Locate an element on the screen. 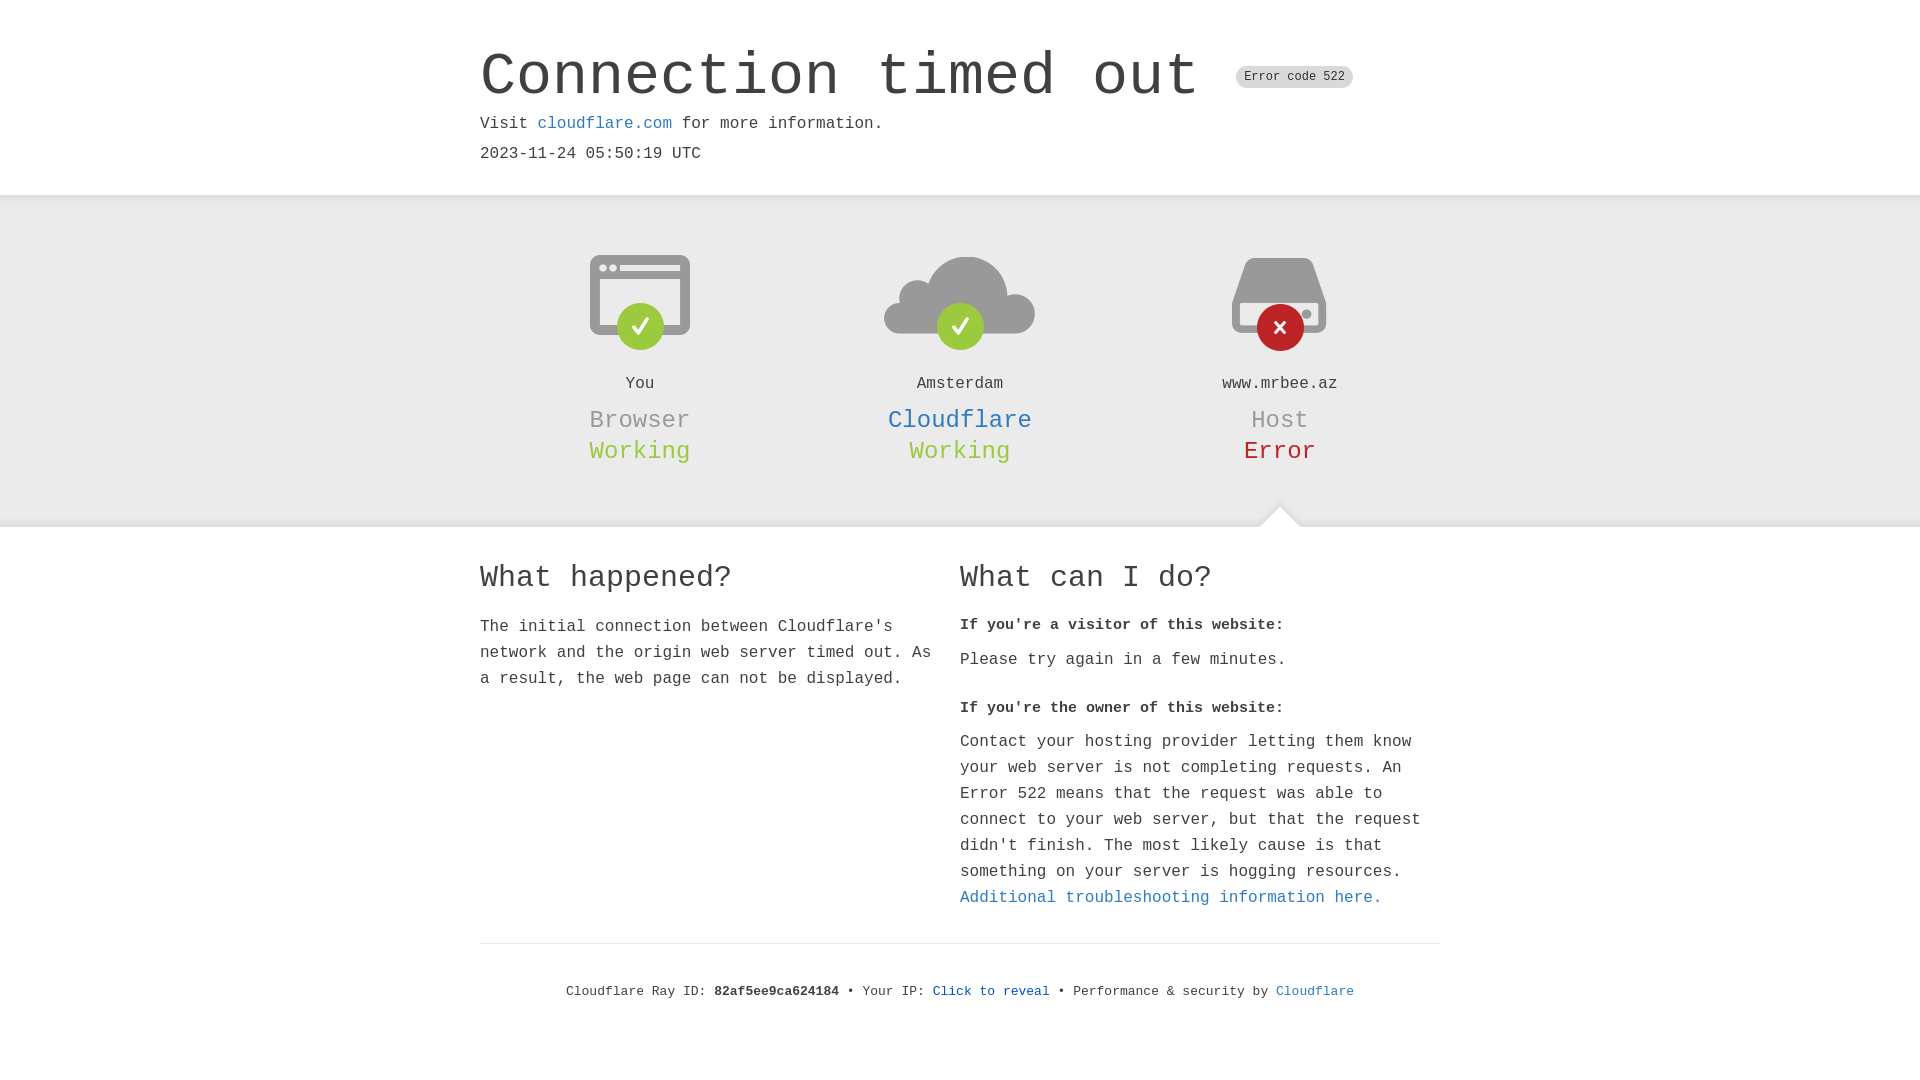  'Cloudflare' is located at coordinates (1315, 991).